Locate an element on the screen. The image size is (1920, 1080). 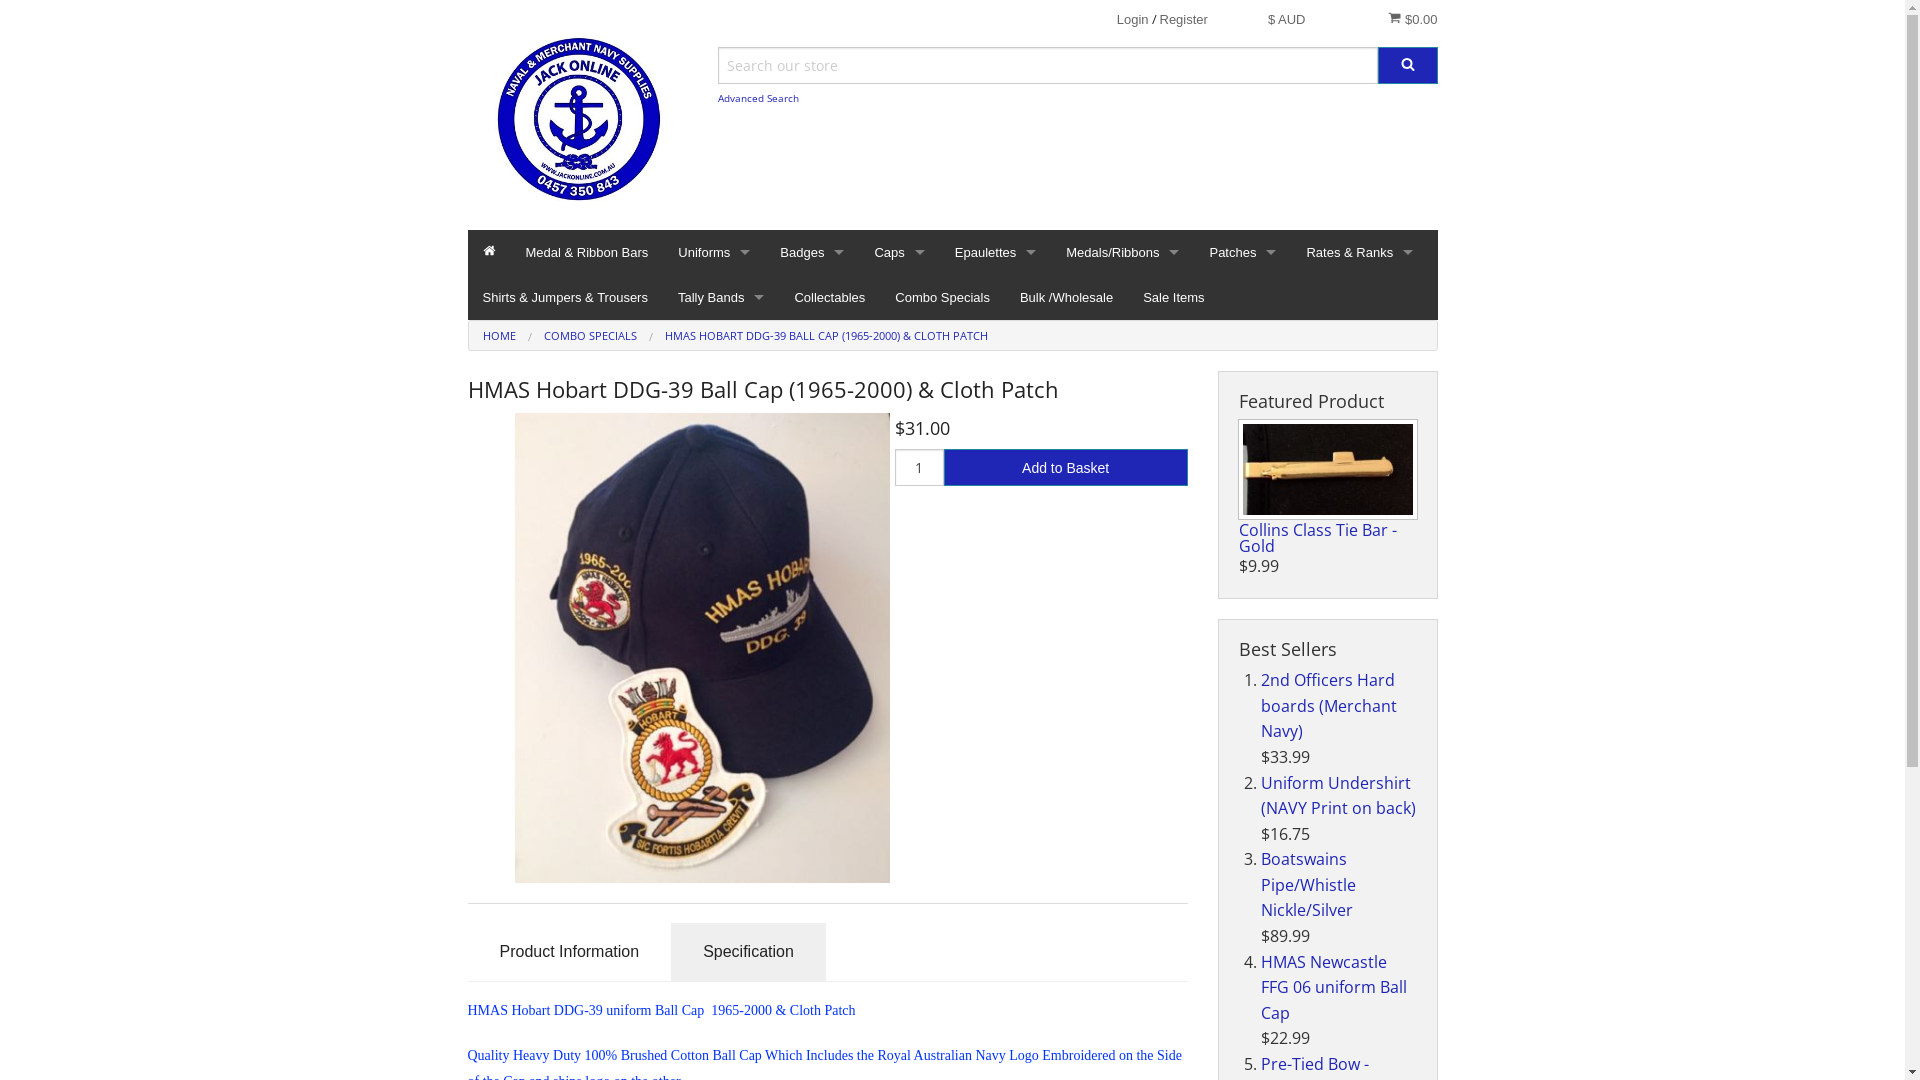
'HOME' is located at coordinates (498, 334).